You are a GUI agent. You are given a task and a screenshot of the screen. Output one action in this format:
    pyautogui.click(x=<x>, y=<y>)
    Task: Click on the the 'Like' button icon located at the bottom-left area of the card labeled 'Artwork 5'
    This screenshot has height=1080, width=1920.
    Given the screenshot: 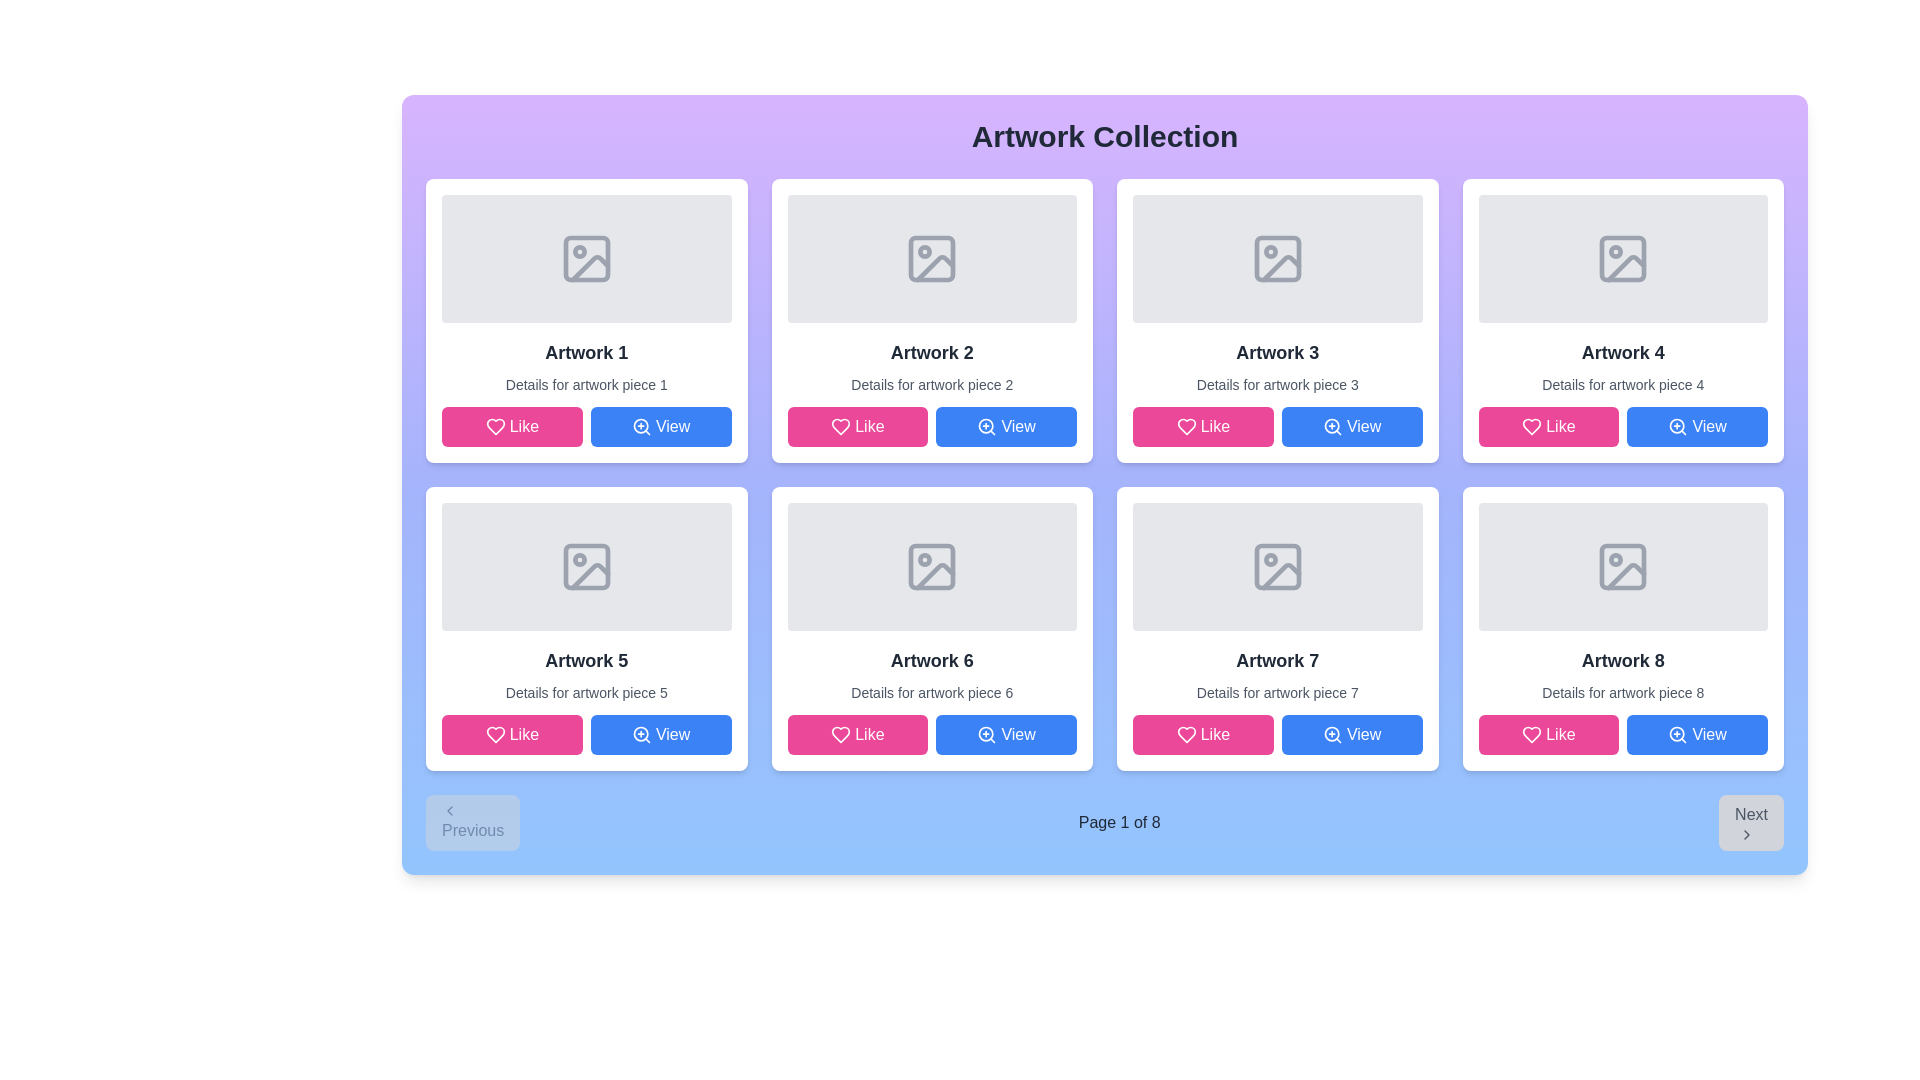 What is the action you would take?
    pyautogui.click(x=495, y=735)
    